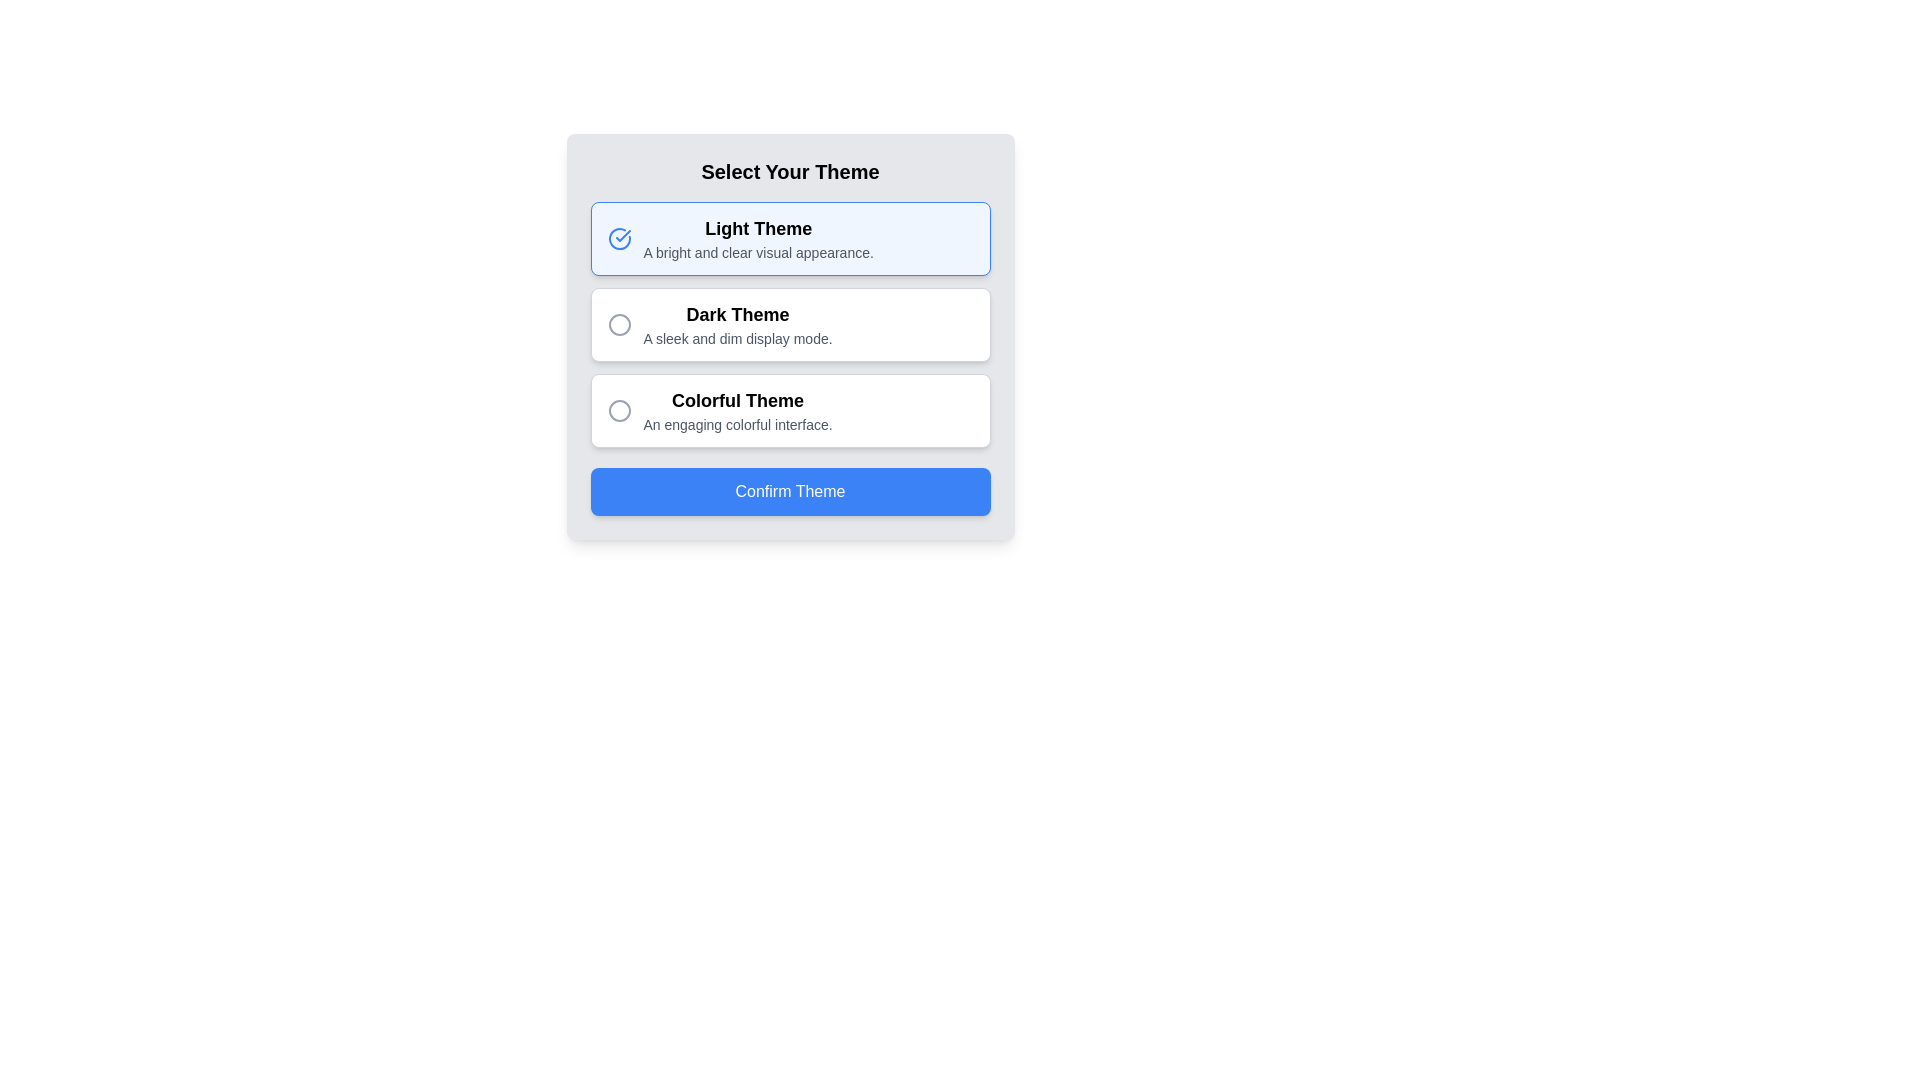  What do you see at coordinates (789, 492) in the screenshot?
I see `the blue button labeled 'Confirm Theme' at the bottom of the dialog box to confirm the selection` at bounding box center [789, 492].